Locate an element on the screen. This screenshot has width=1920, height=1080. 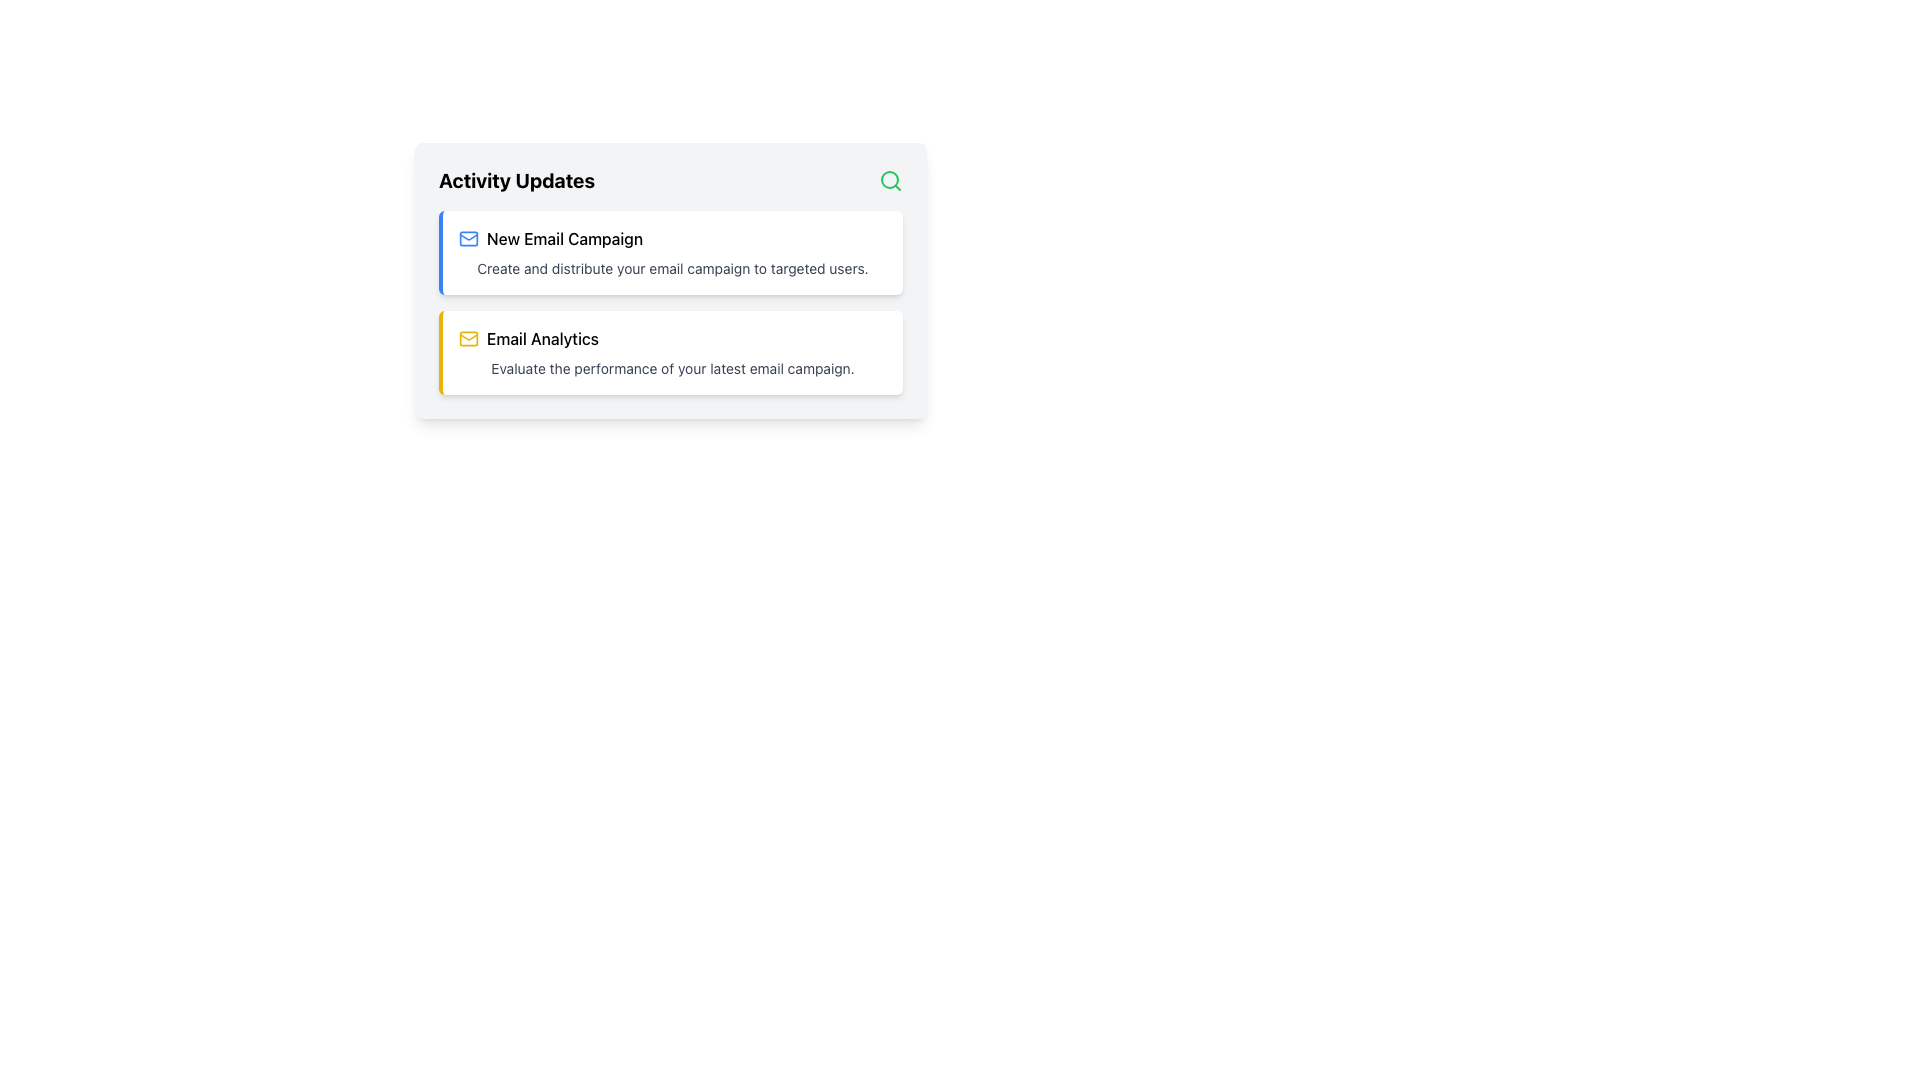
the 'New Email Campaign' text label that identifies the functionality for creating and distributing email campaigns under 'Activity Updates' is located at coordinates (564, 238).